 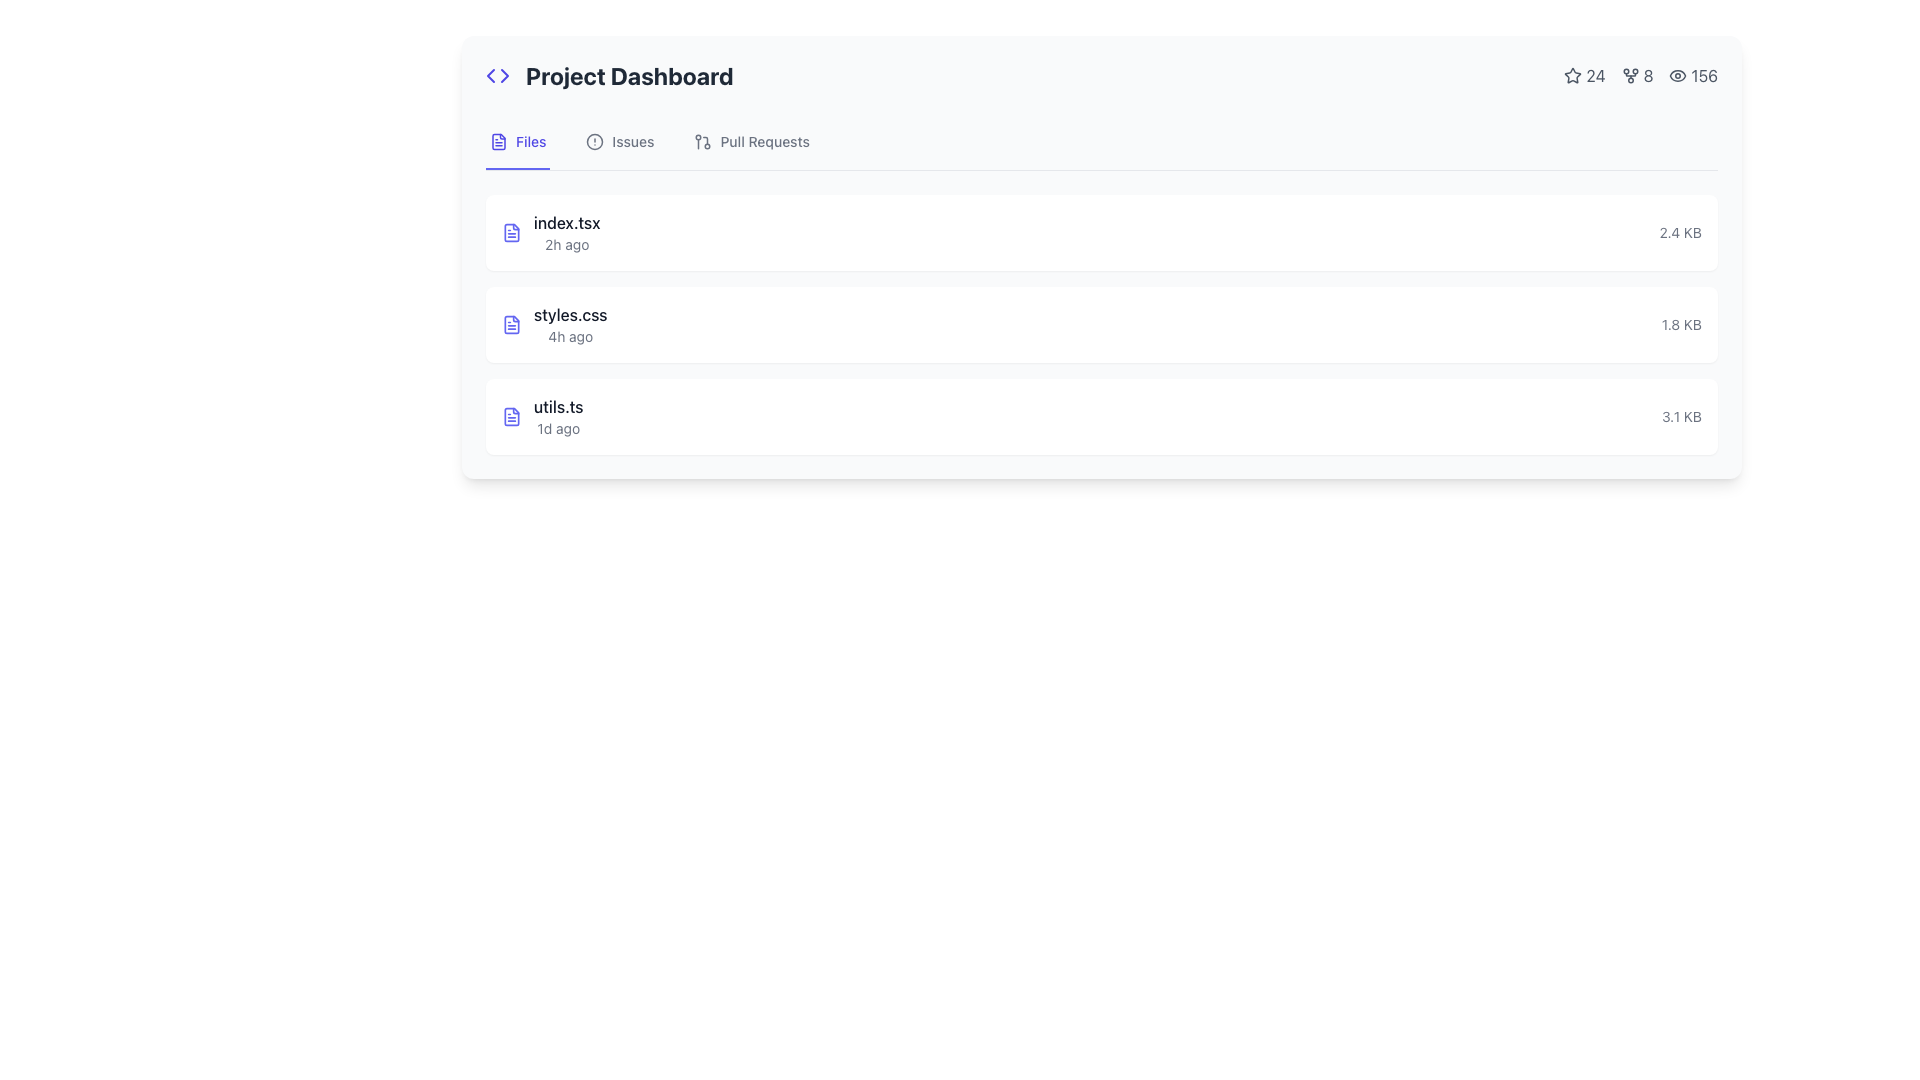 I want to click on the statistics icon displaying the number '8' in the top-right corner of the interface, which is the third item in the horizontal set of status indicators, so click(x=1641, y=75).